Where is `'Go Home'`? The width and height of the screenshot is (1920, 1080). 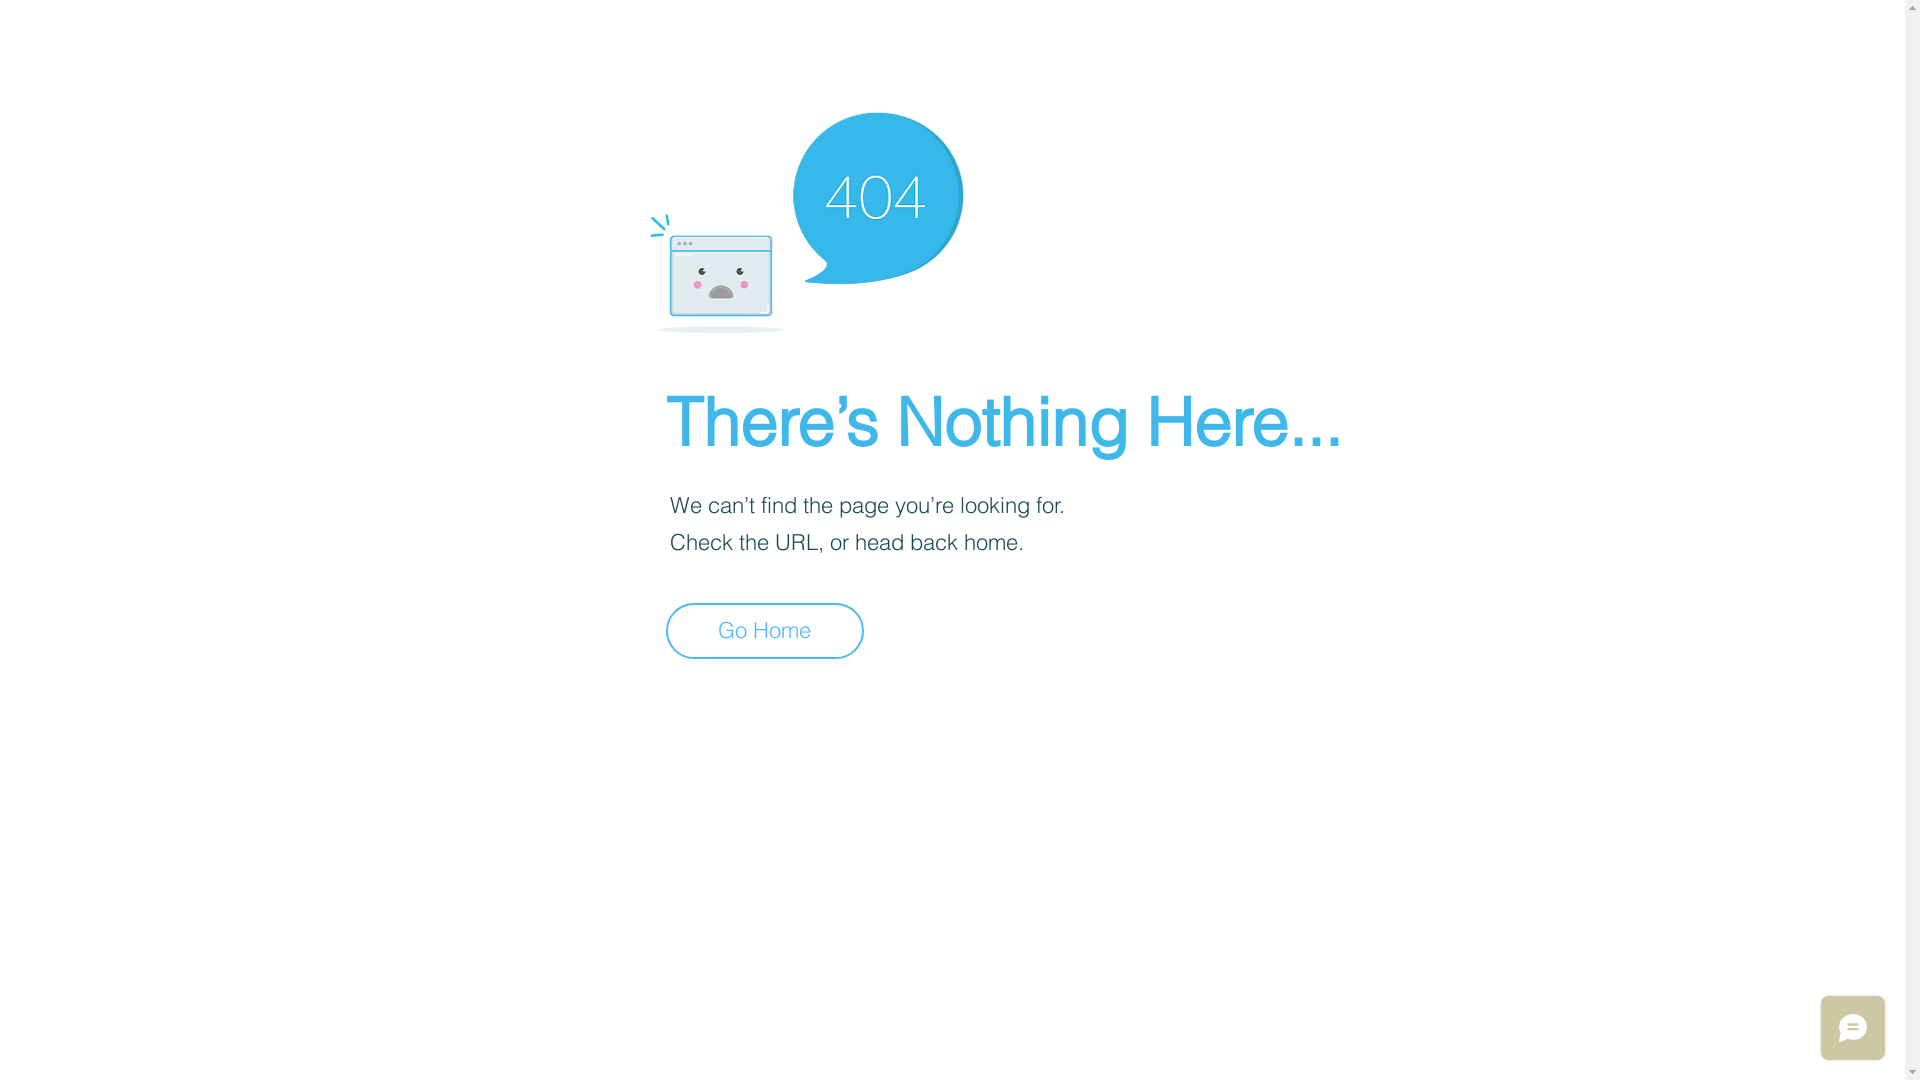 'Go Home' is located at coordinates (763, 631).